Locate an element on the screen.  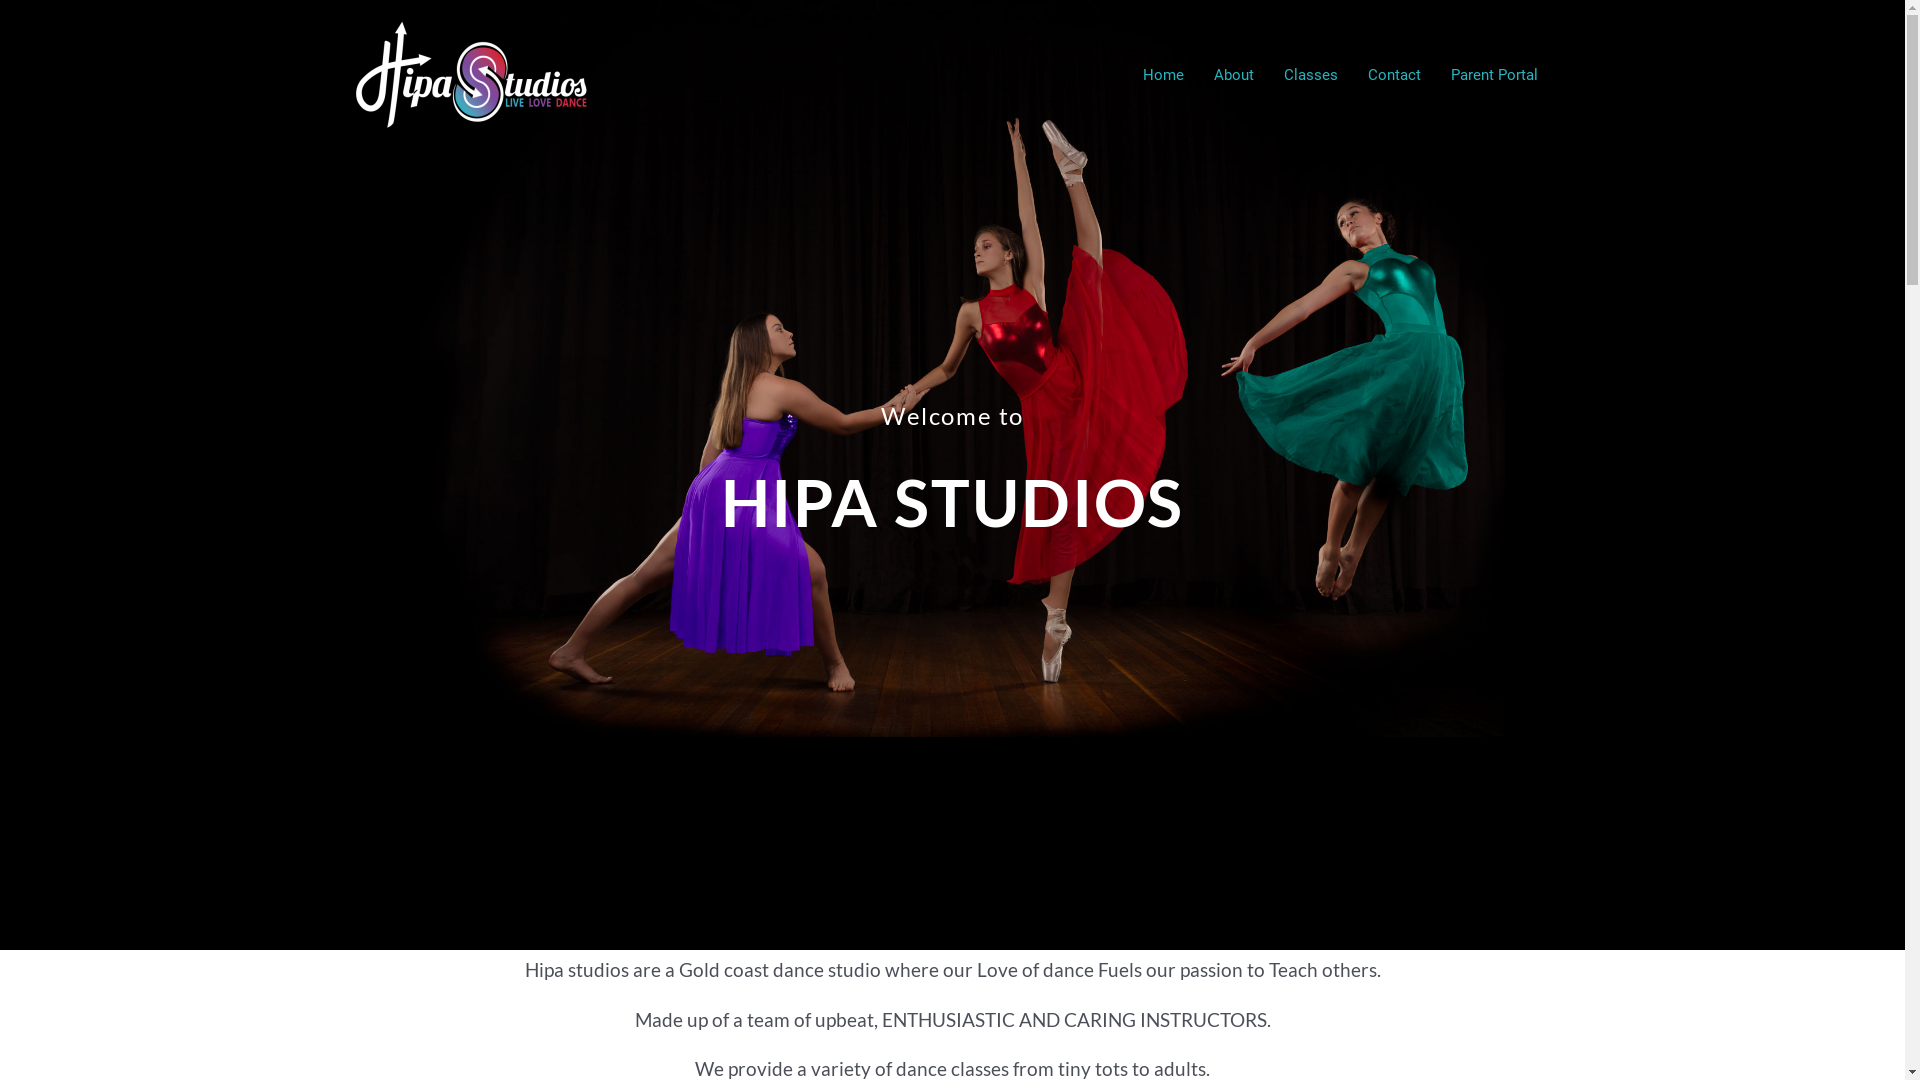
'Contact' is located at coordinates (1352, 73).